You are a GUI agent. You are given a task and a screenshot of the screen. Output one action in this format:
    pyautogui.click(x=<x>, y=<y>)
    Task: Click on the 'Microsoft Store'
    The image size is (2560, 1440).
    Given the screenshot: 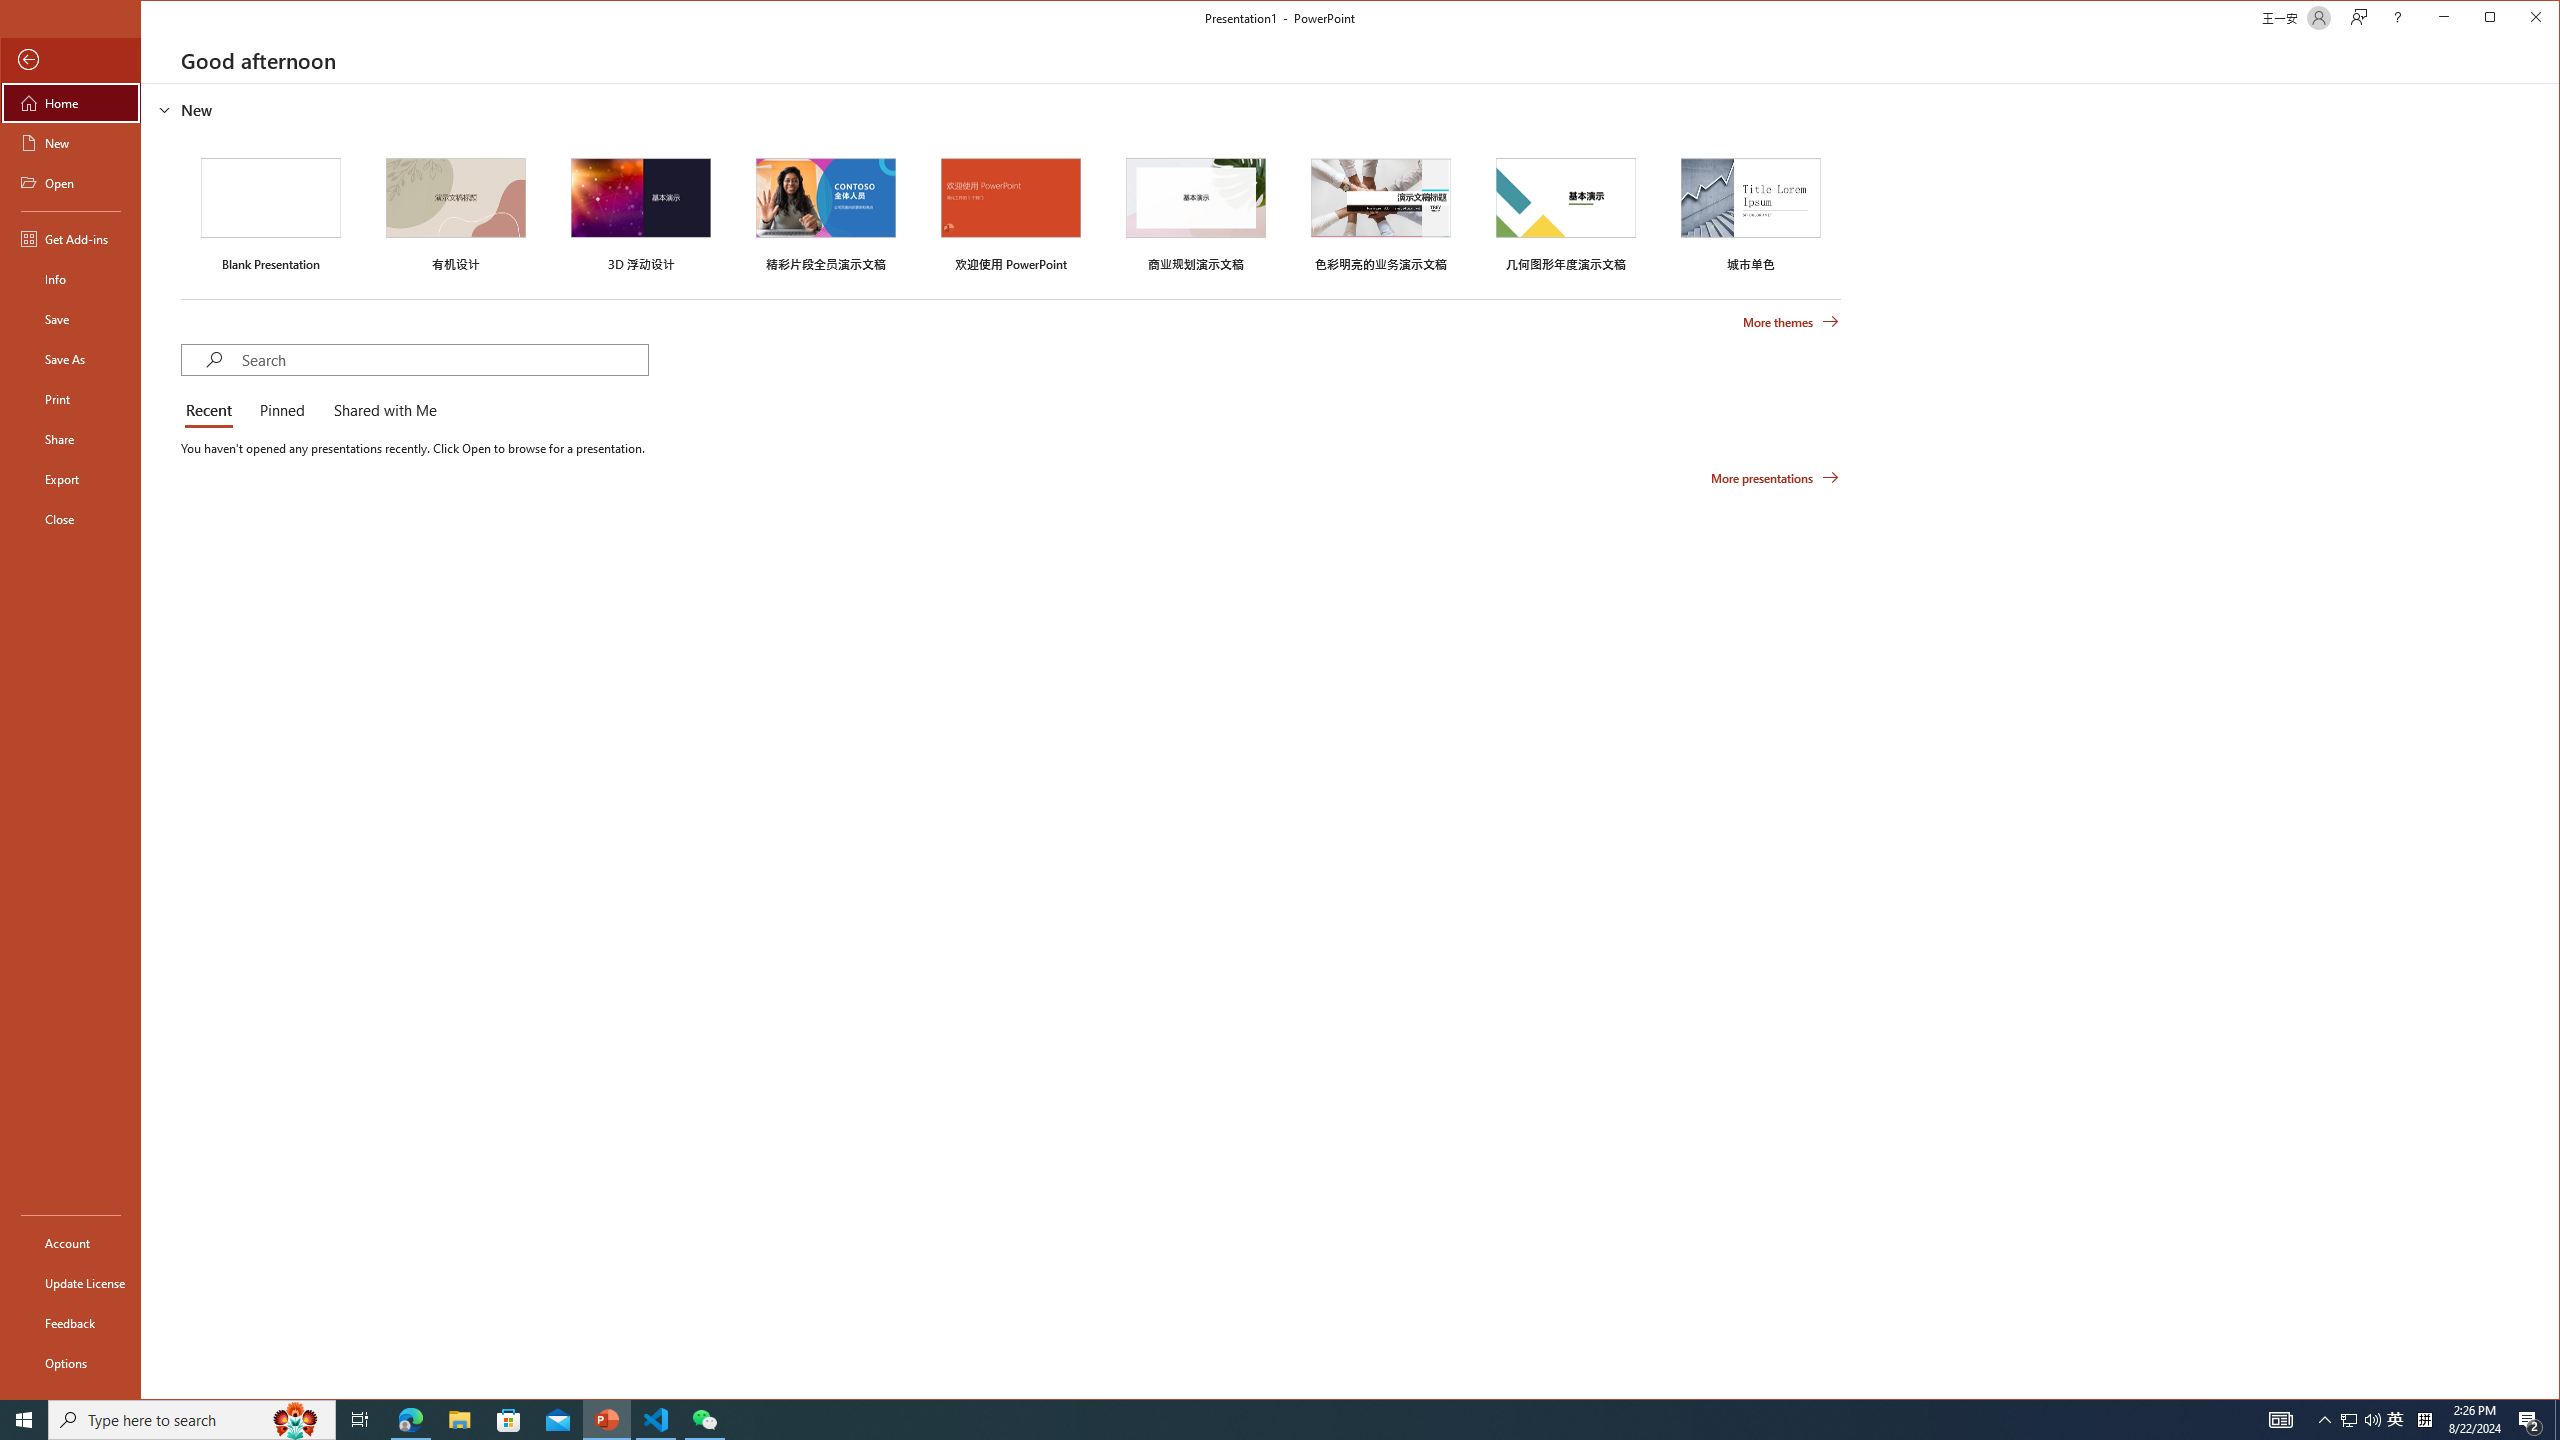 What is the action you would take?
    pyautogui.click(x=509, y=1418)
    